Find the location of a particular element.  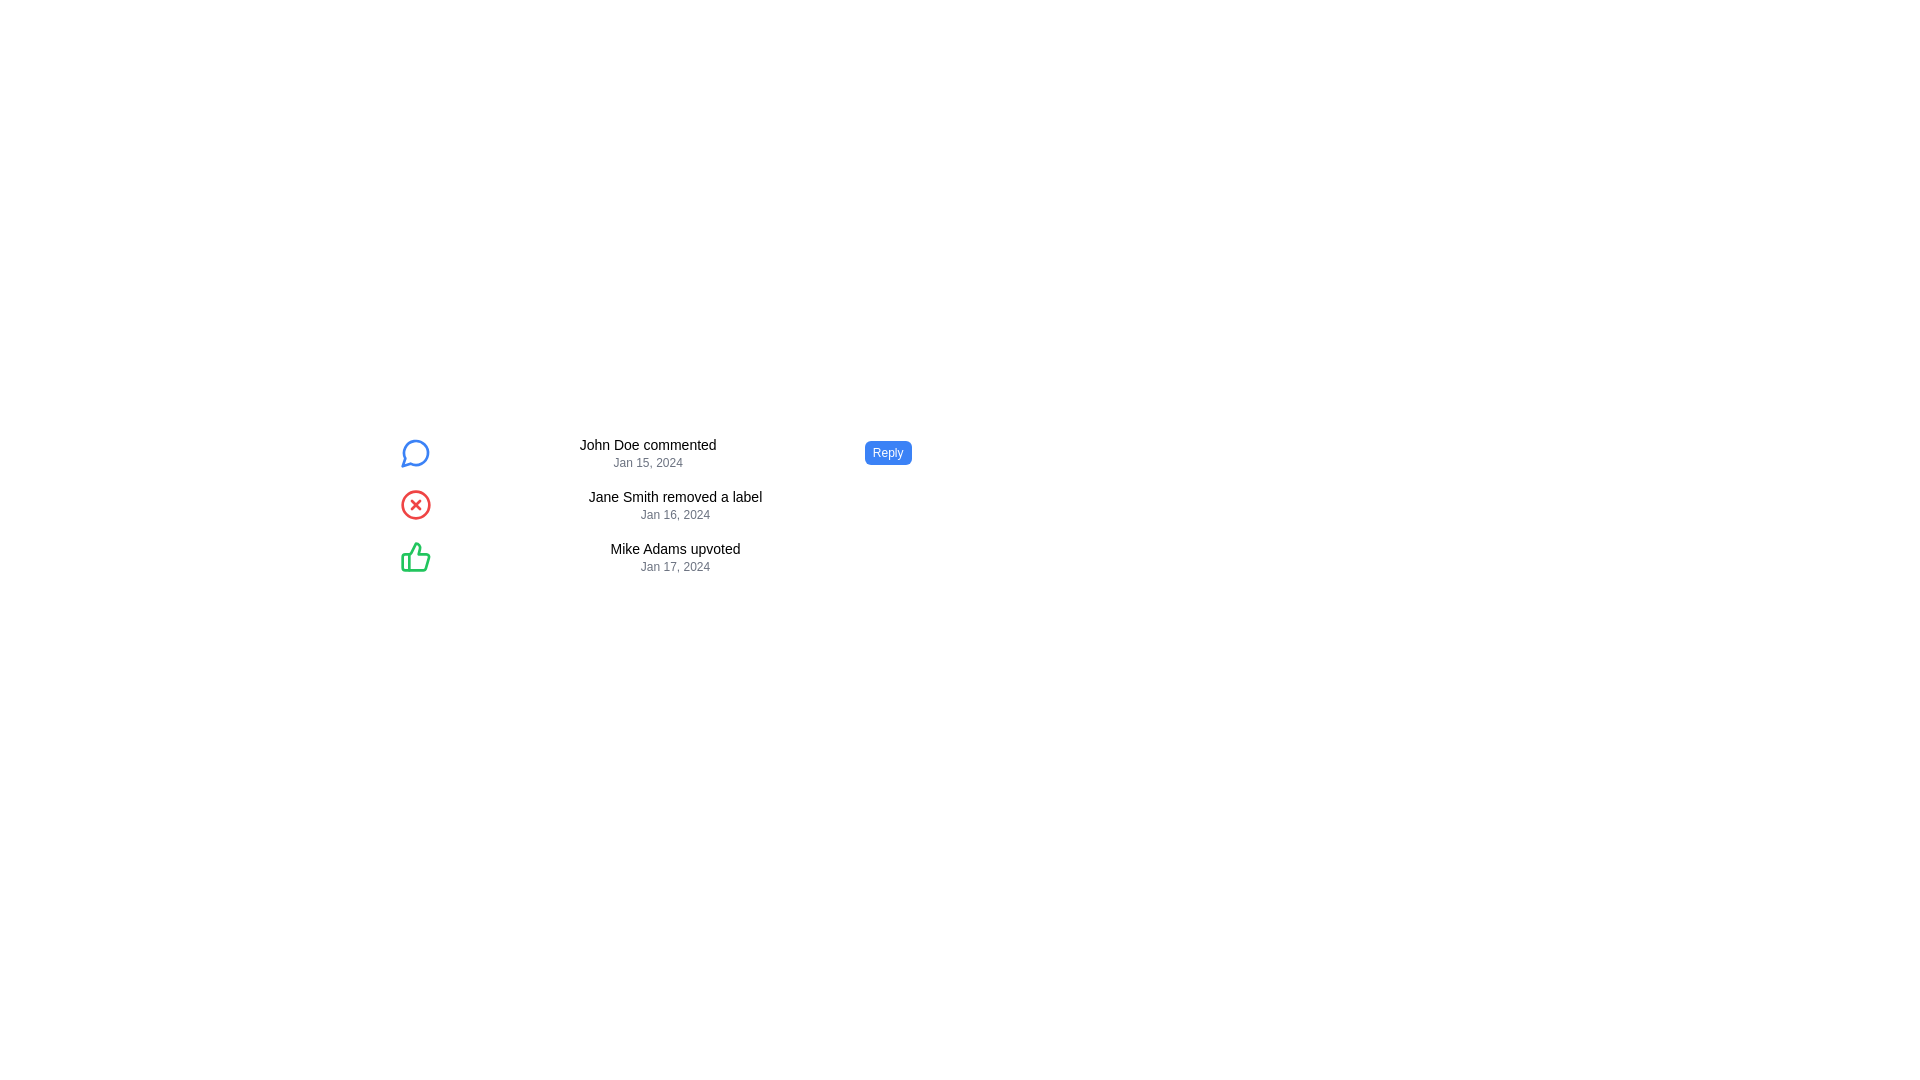

the text label that displays the message 'Jane Smith removed a label' followed by the date 'Jan 16, 2024', which is the second item in a vertically aligned list of similar elements is located at coordinates (675, 504).